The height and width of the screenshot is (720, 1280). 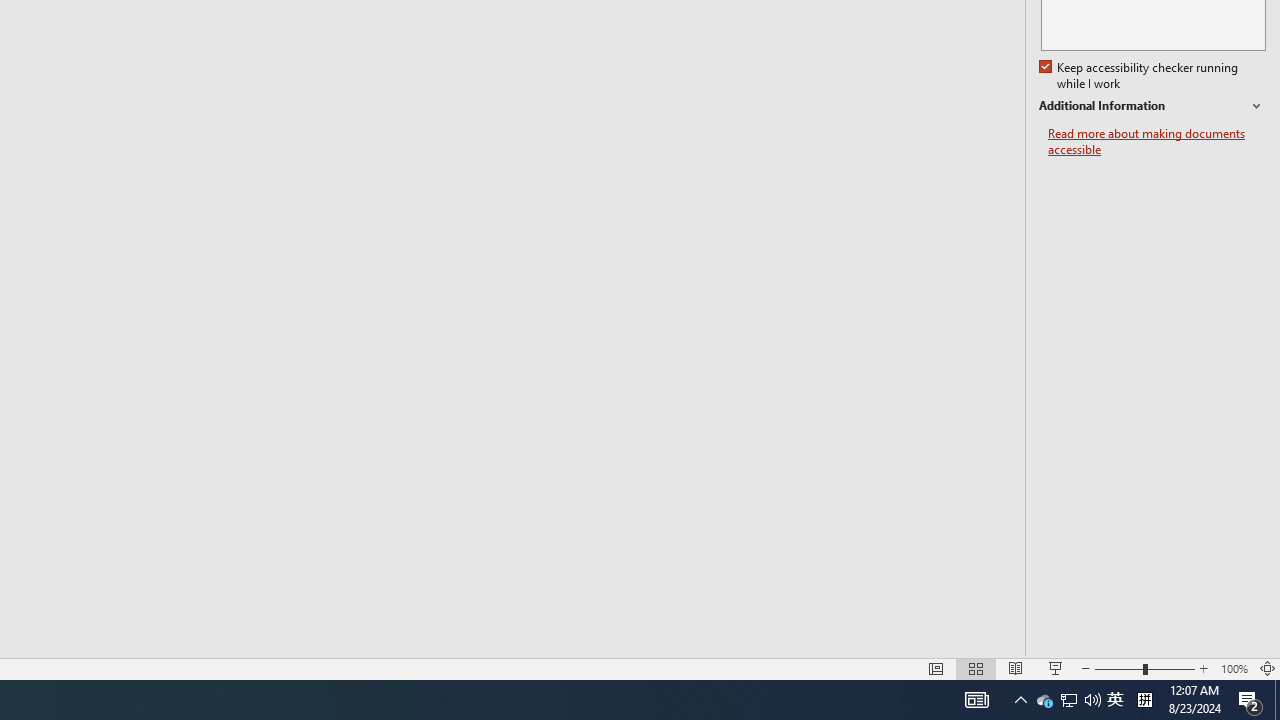 I want to click on 'Read more about making documents accessible', so click(x=1157, y=141).